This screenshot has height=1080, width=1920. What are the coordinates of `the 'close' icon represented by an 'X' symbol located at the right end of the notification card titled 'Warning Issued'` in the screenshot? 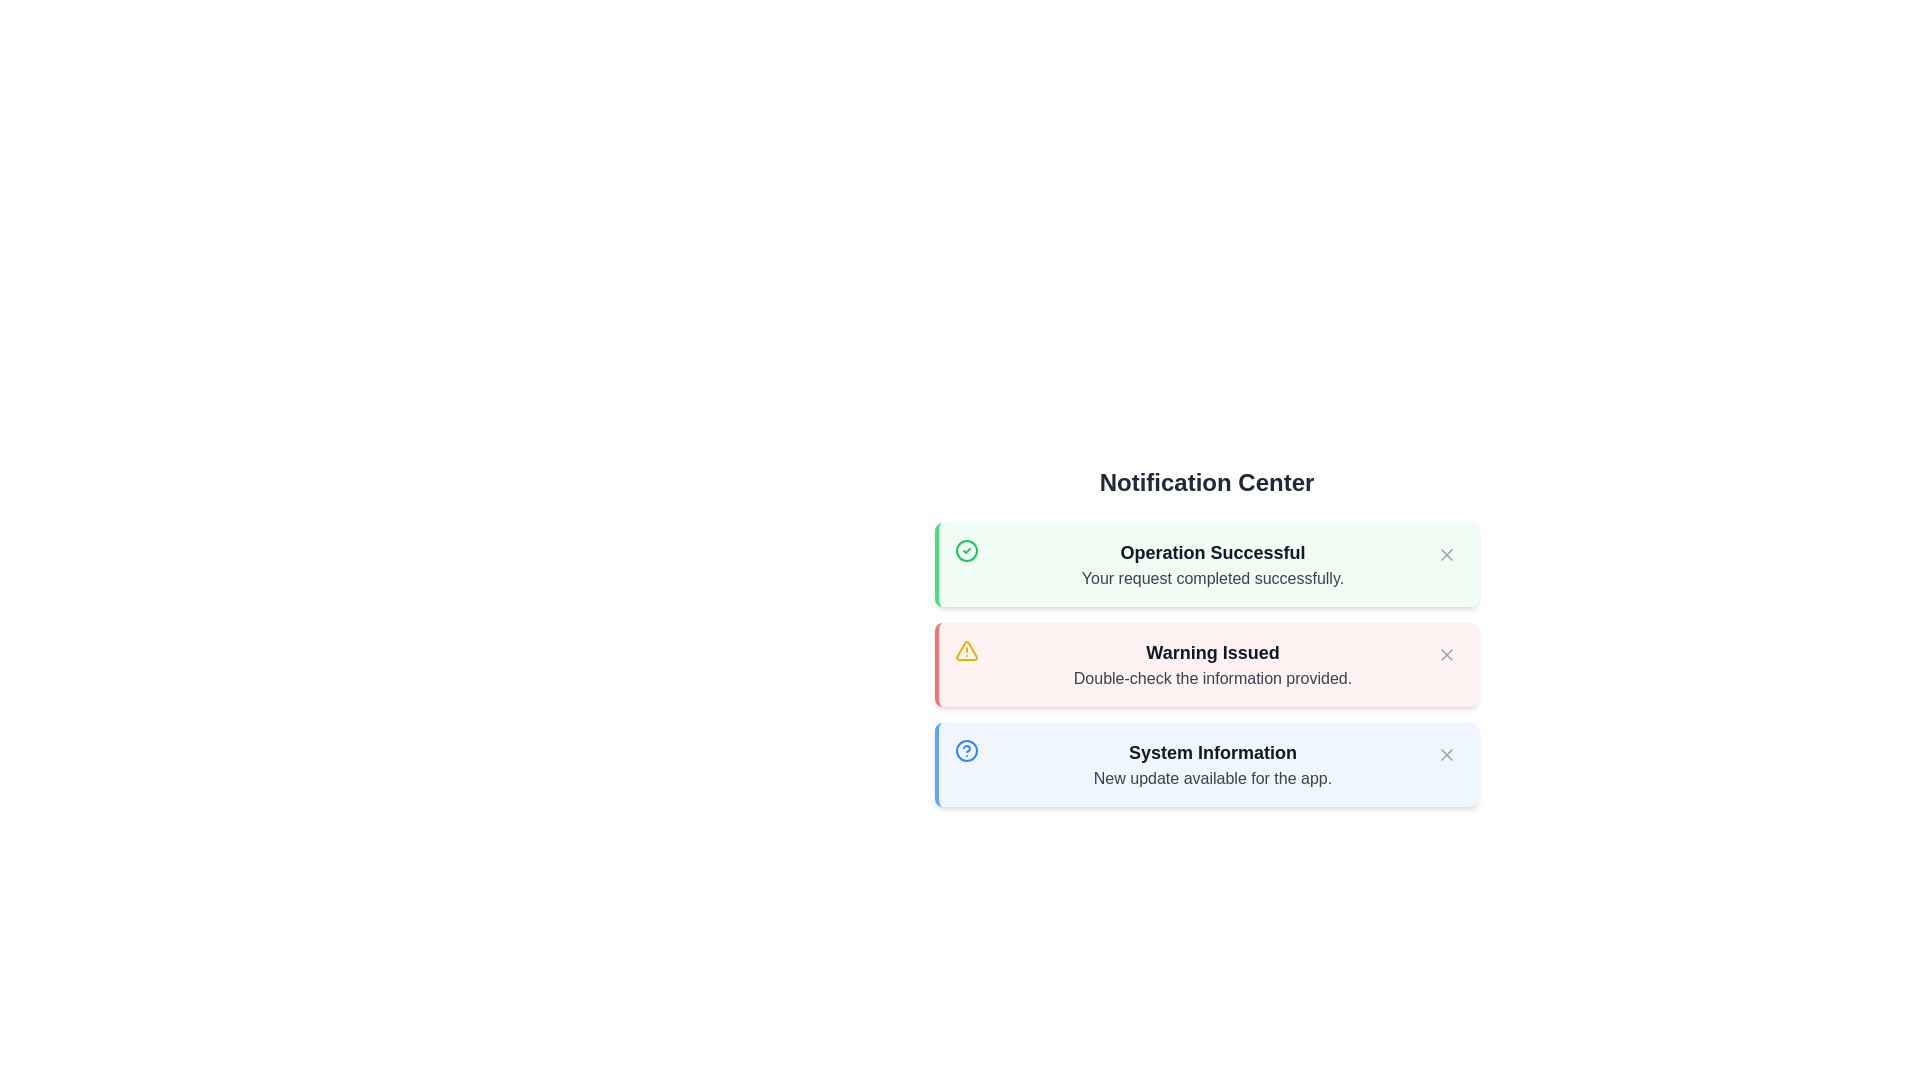 It's located at (1446, 655).